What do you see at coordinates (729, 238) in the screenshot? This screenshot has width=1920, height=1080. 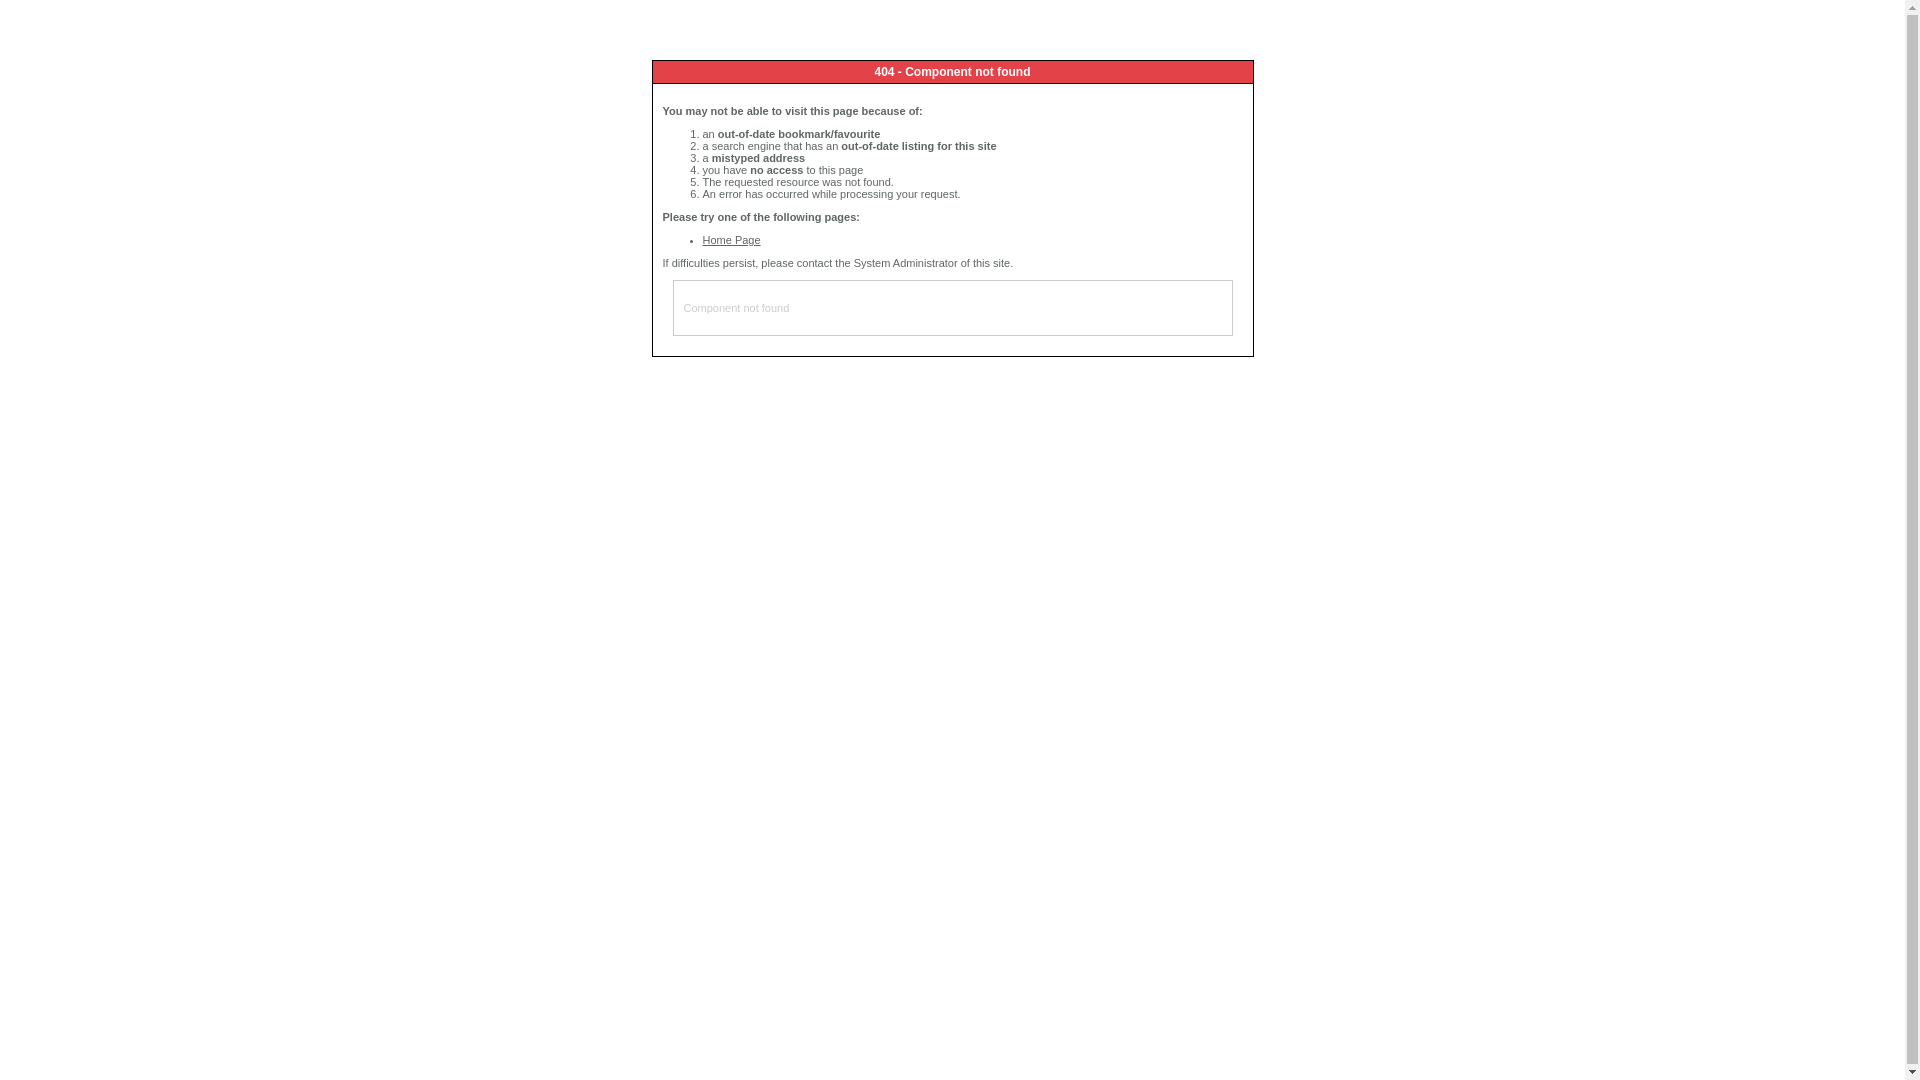 I see `'Home Page'` at bounding box center [729, 238].